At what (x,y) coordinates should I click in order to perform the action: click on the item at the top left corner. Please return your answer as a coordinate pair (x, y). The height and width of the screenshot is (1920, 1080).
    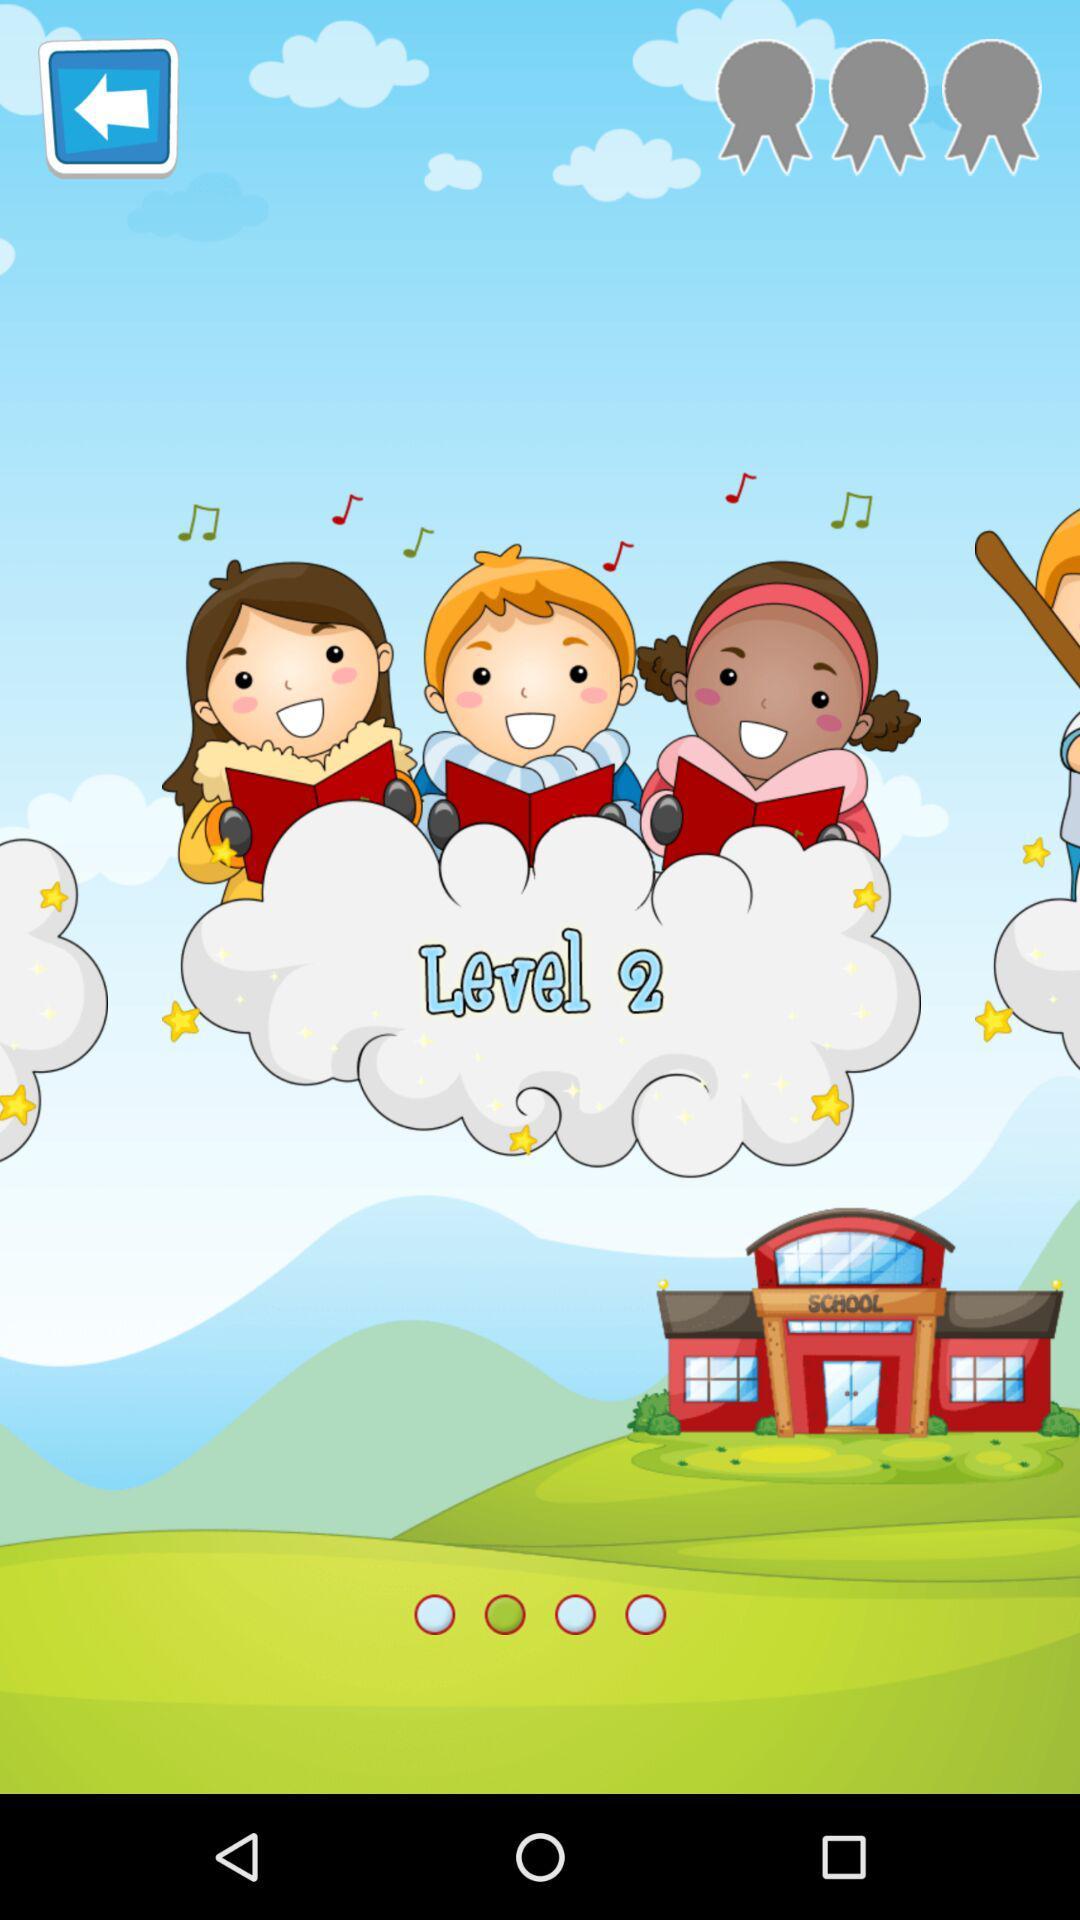
    Looking at the image, I should click on (108, 107).